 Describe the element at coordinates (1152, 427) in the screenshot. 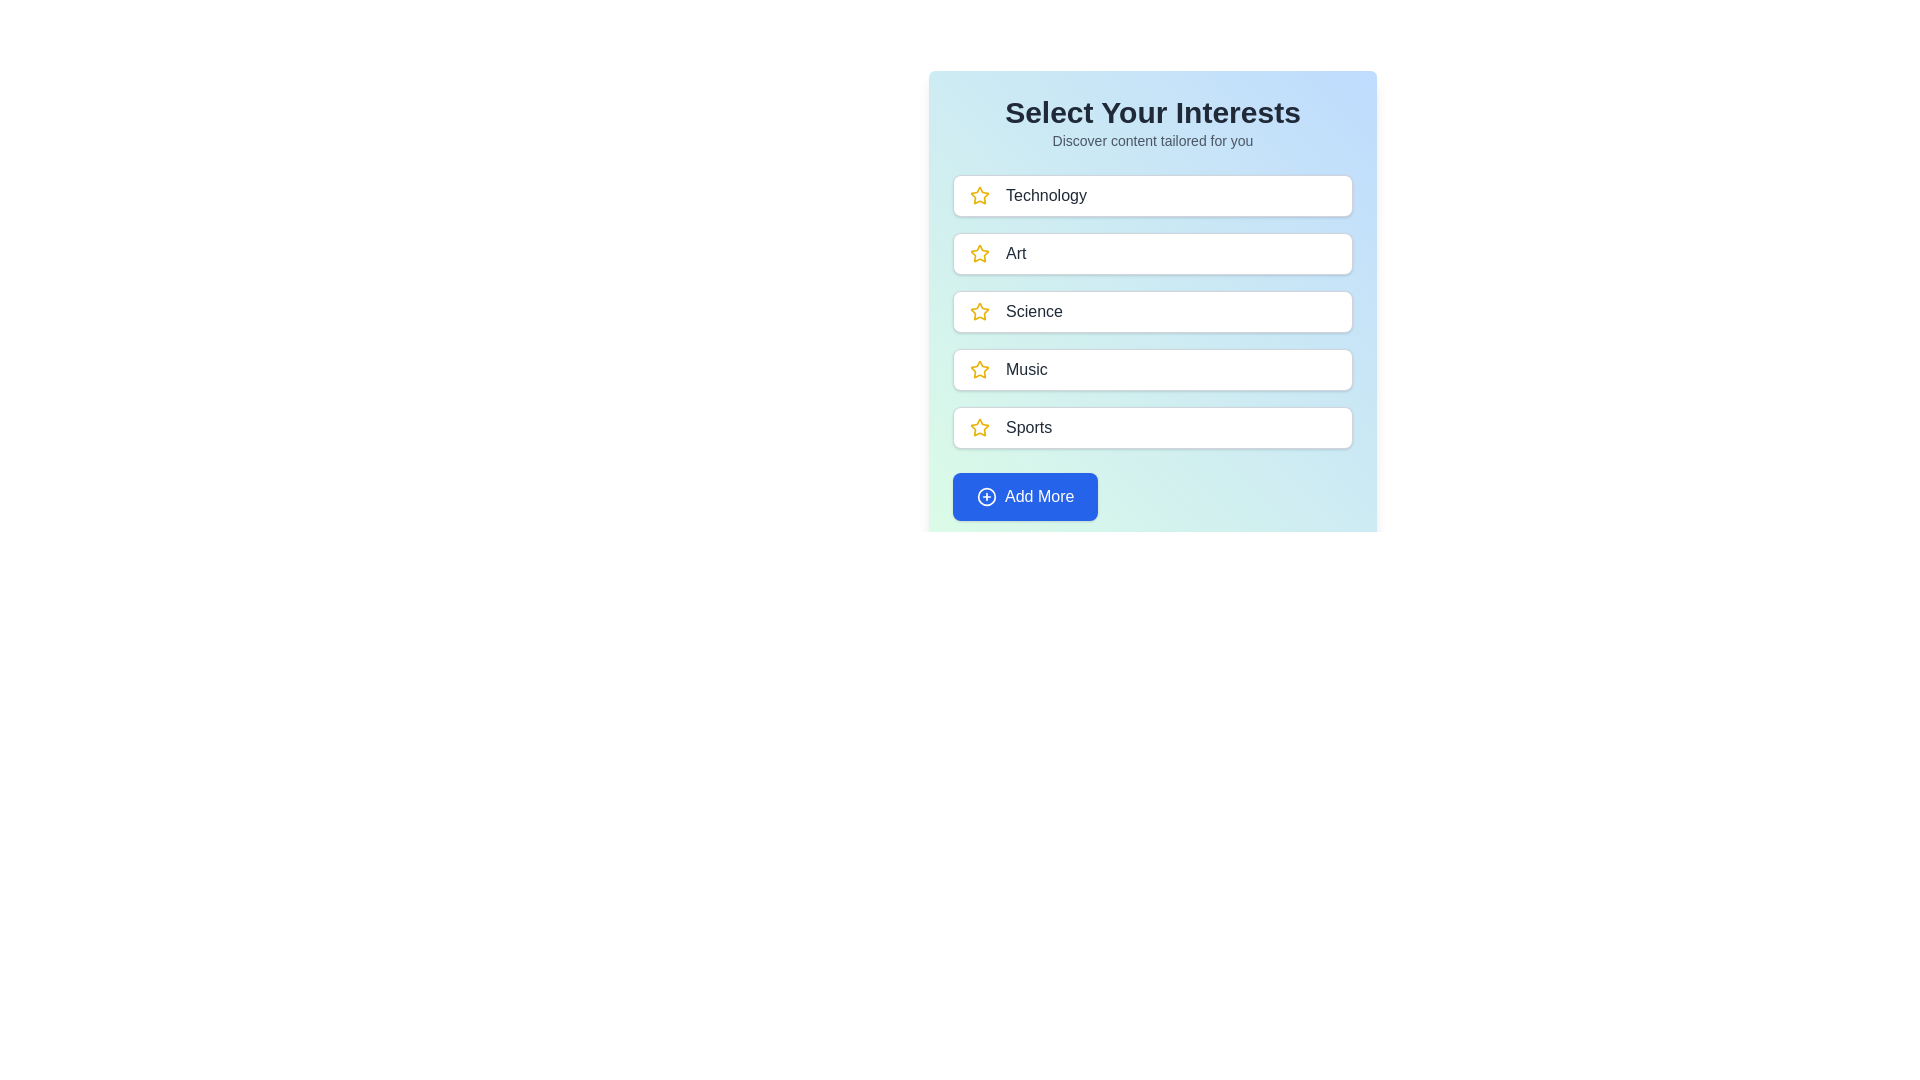

I see `the button corresponding to Sports to select the interest` at that location.